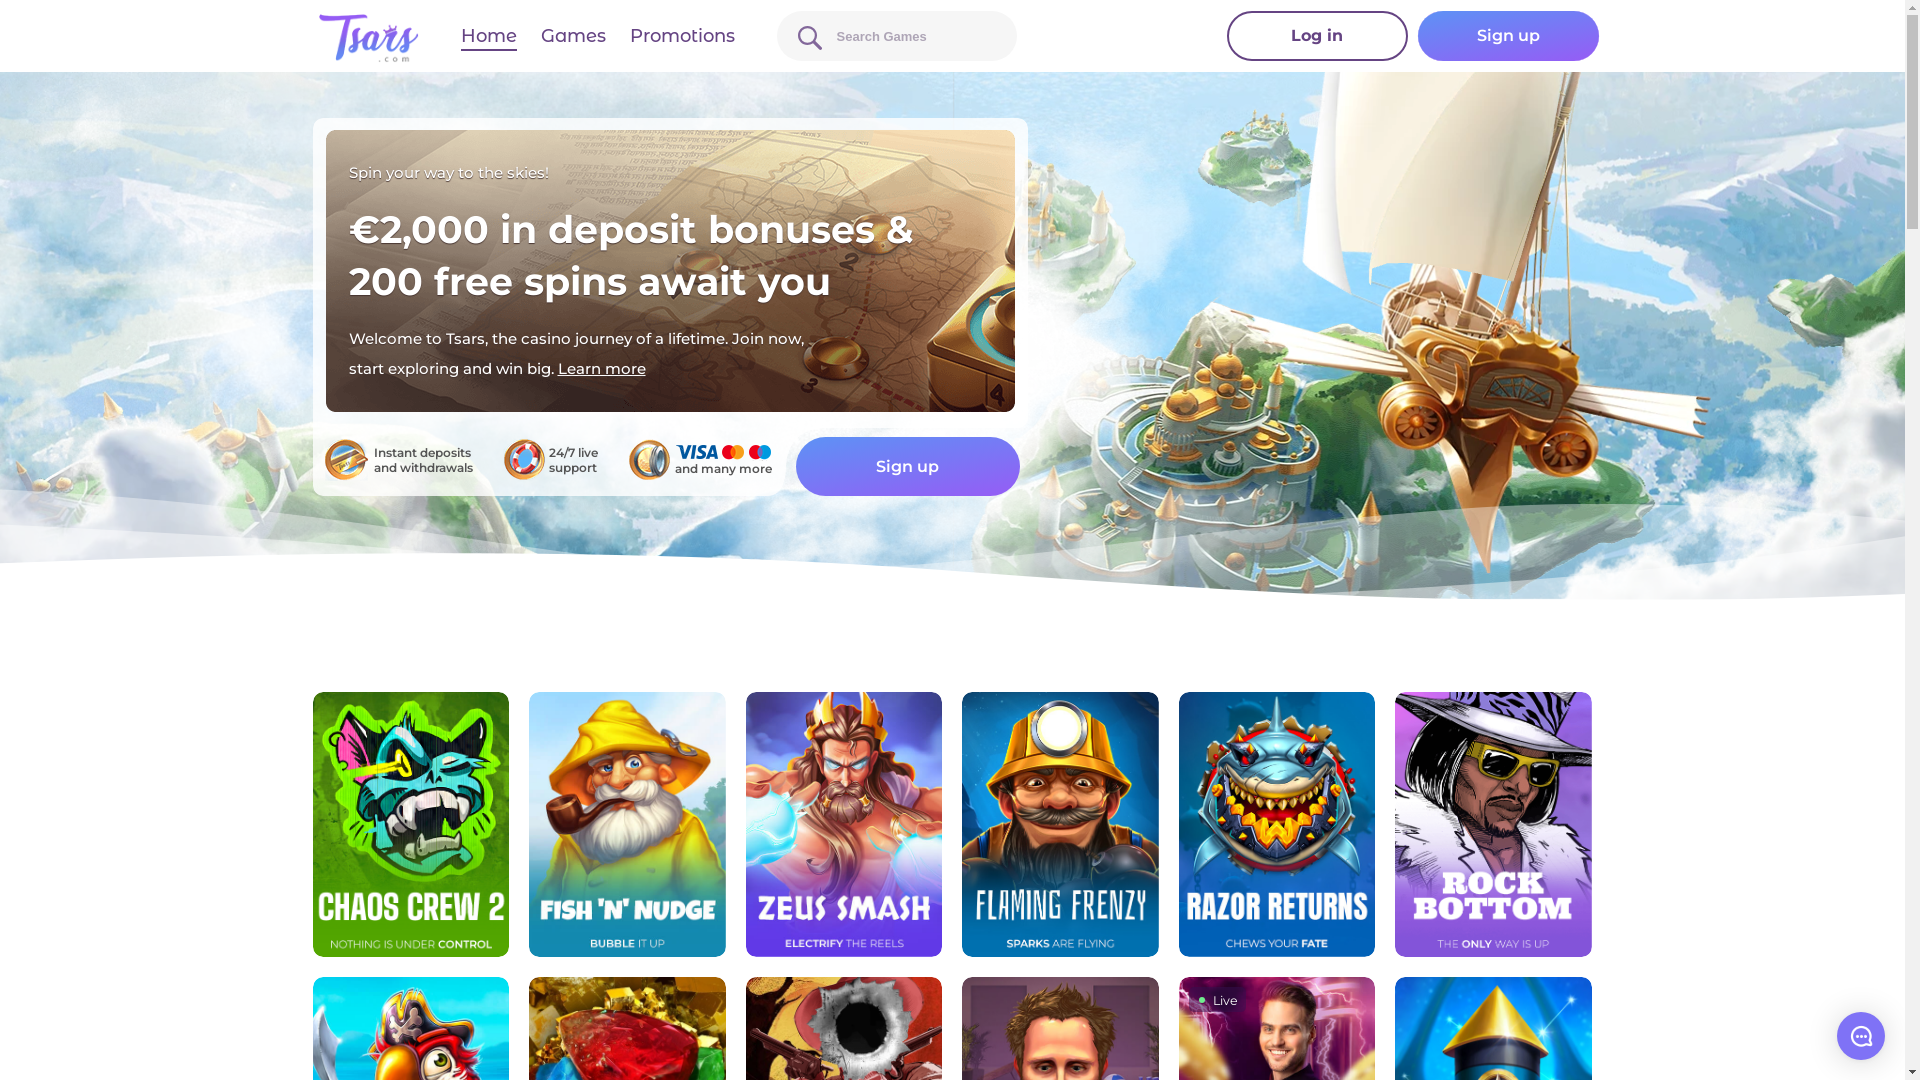 The image size is (1920, 1080). I want to click on 'Learn more', so click(600, 367).